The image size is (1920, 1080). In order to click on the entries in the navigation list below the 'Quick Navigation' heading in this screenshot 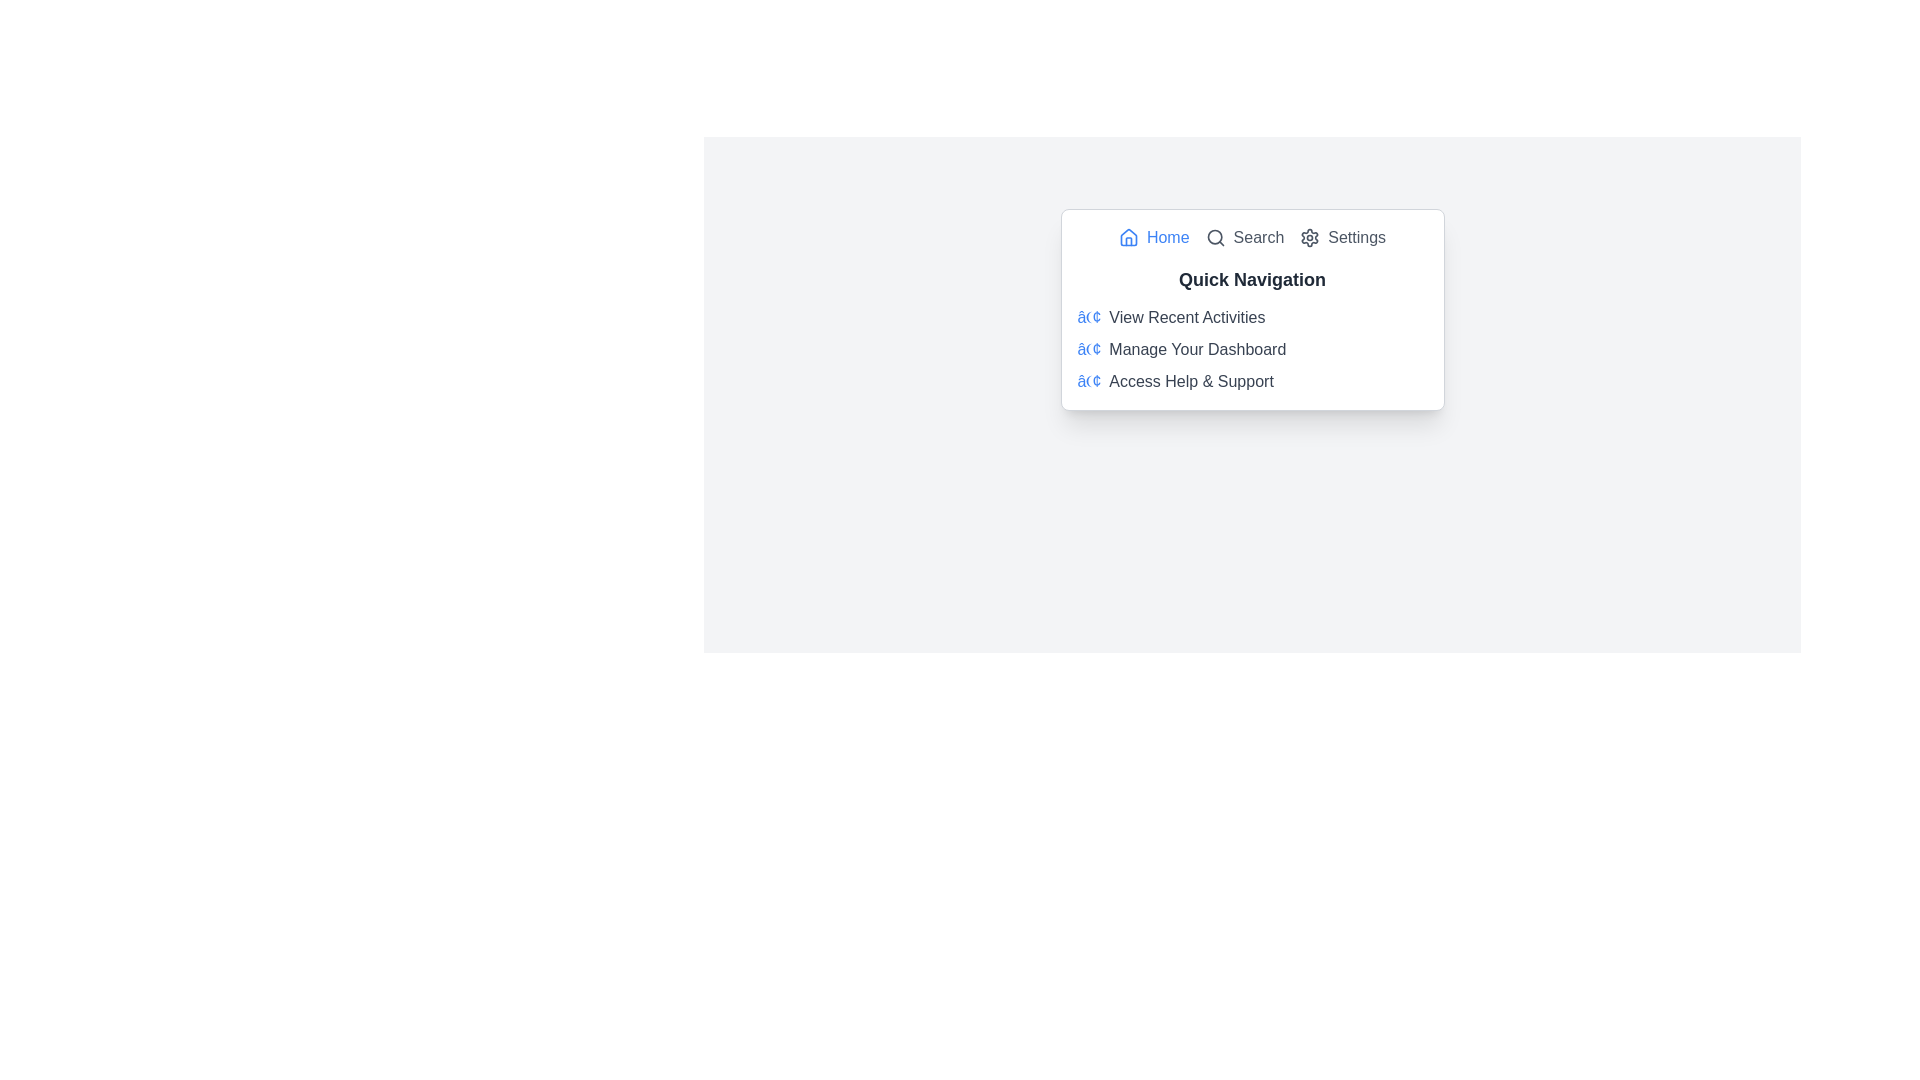, I will do `click(1251, 349)`.